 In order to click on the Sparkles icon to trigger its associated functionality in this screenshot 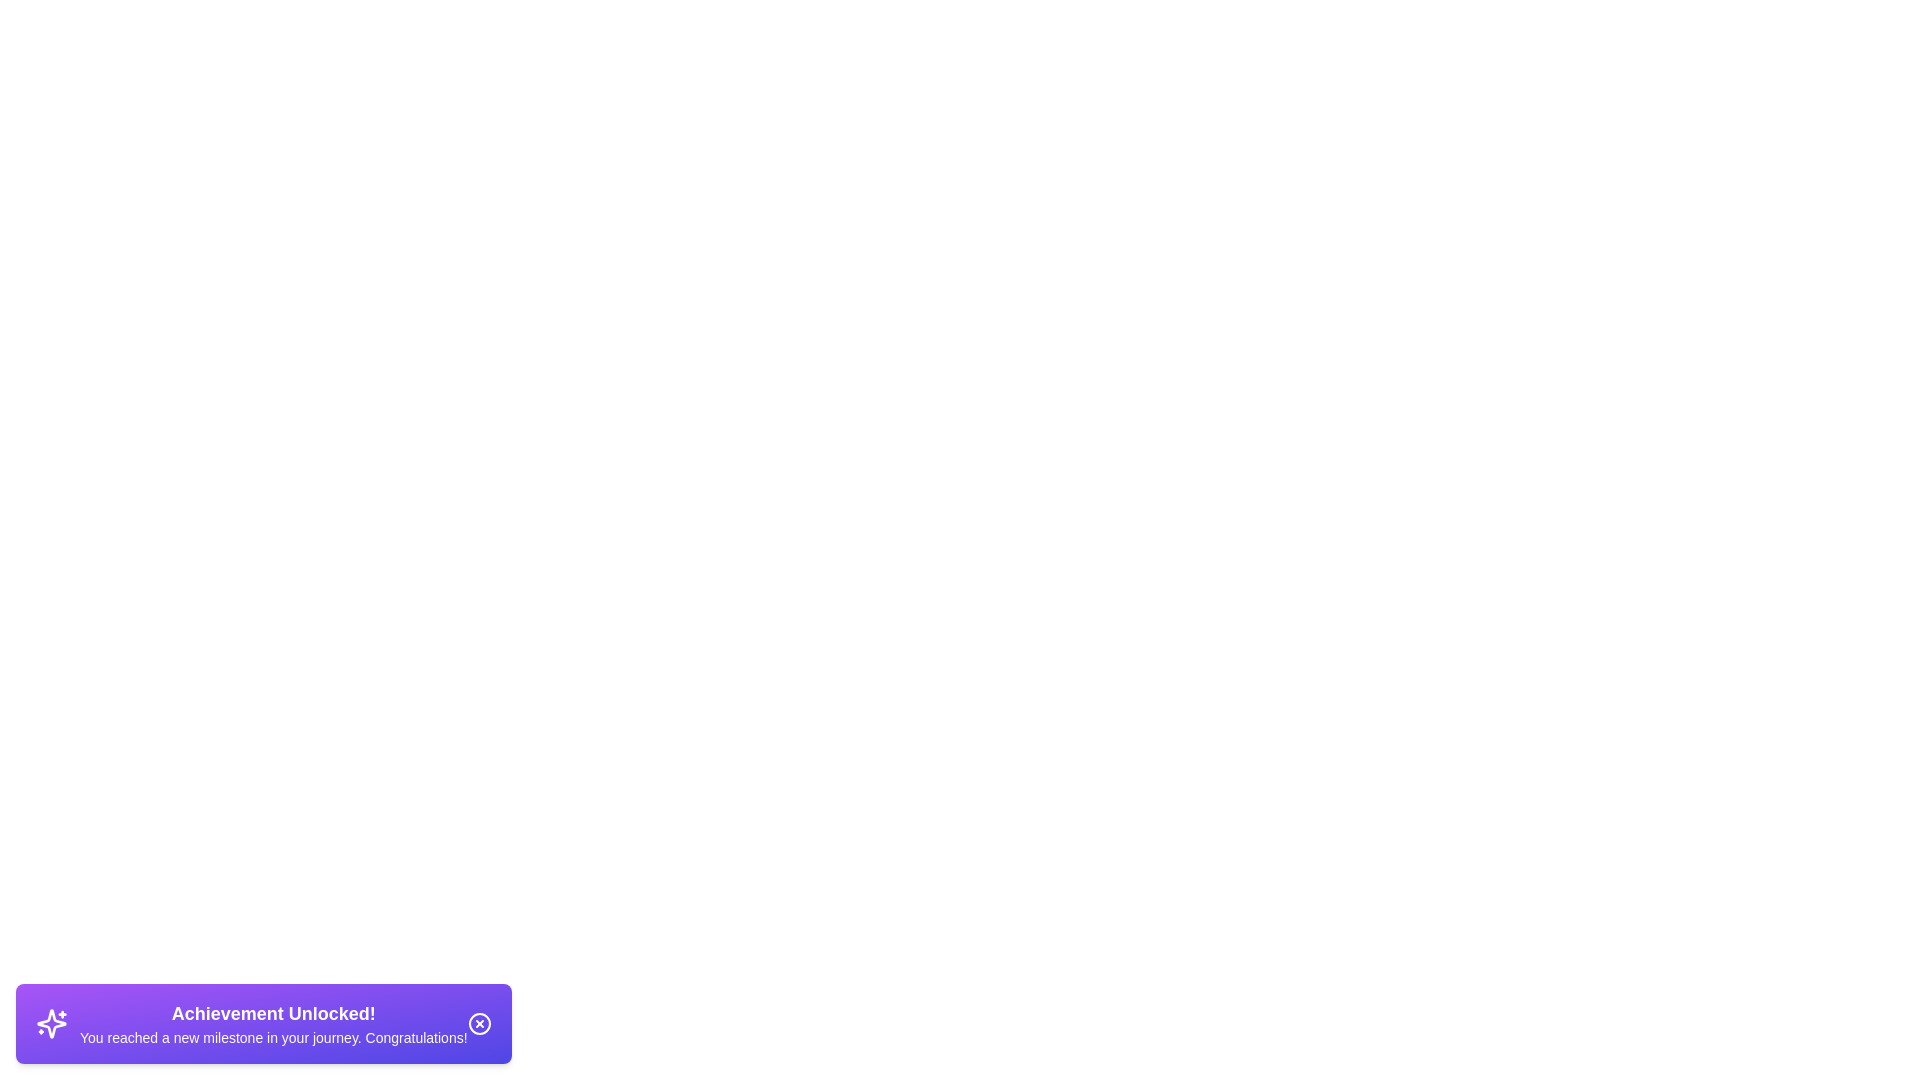, I will do `click(52, 1023)`.